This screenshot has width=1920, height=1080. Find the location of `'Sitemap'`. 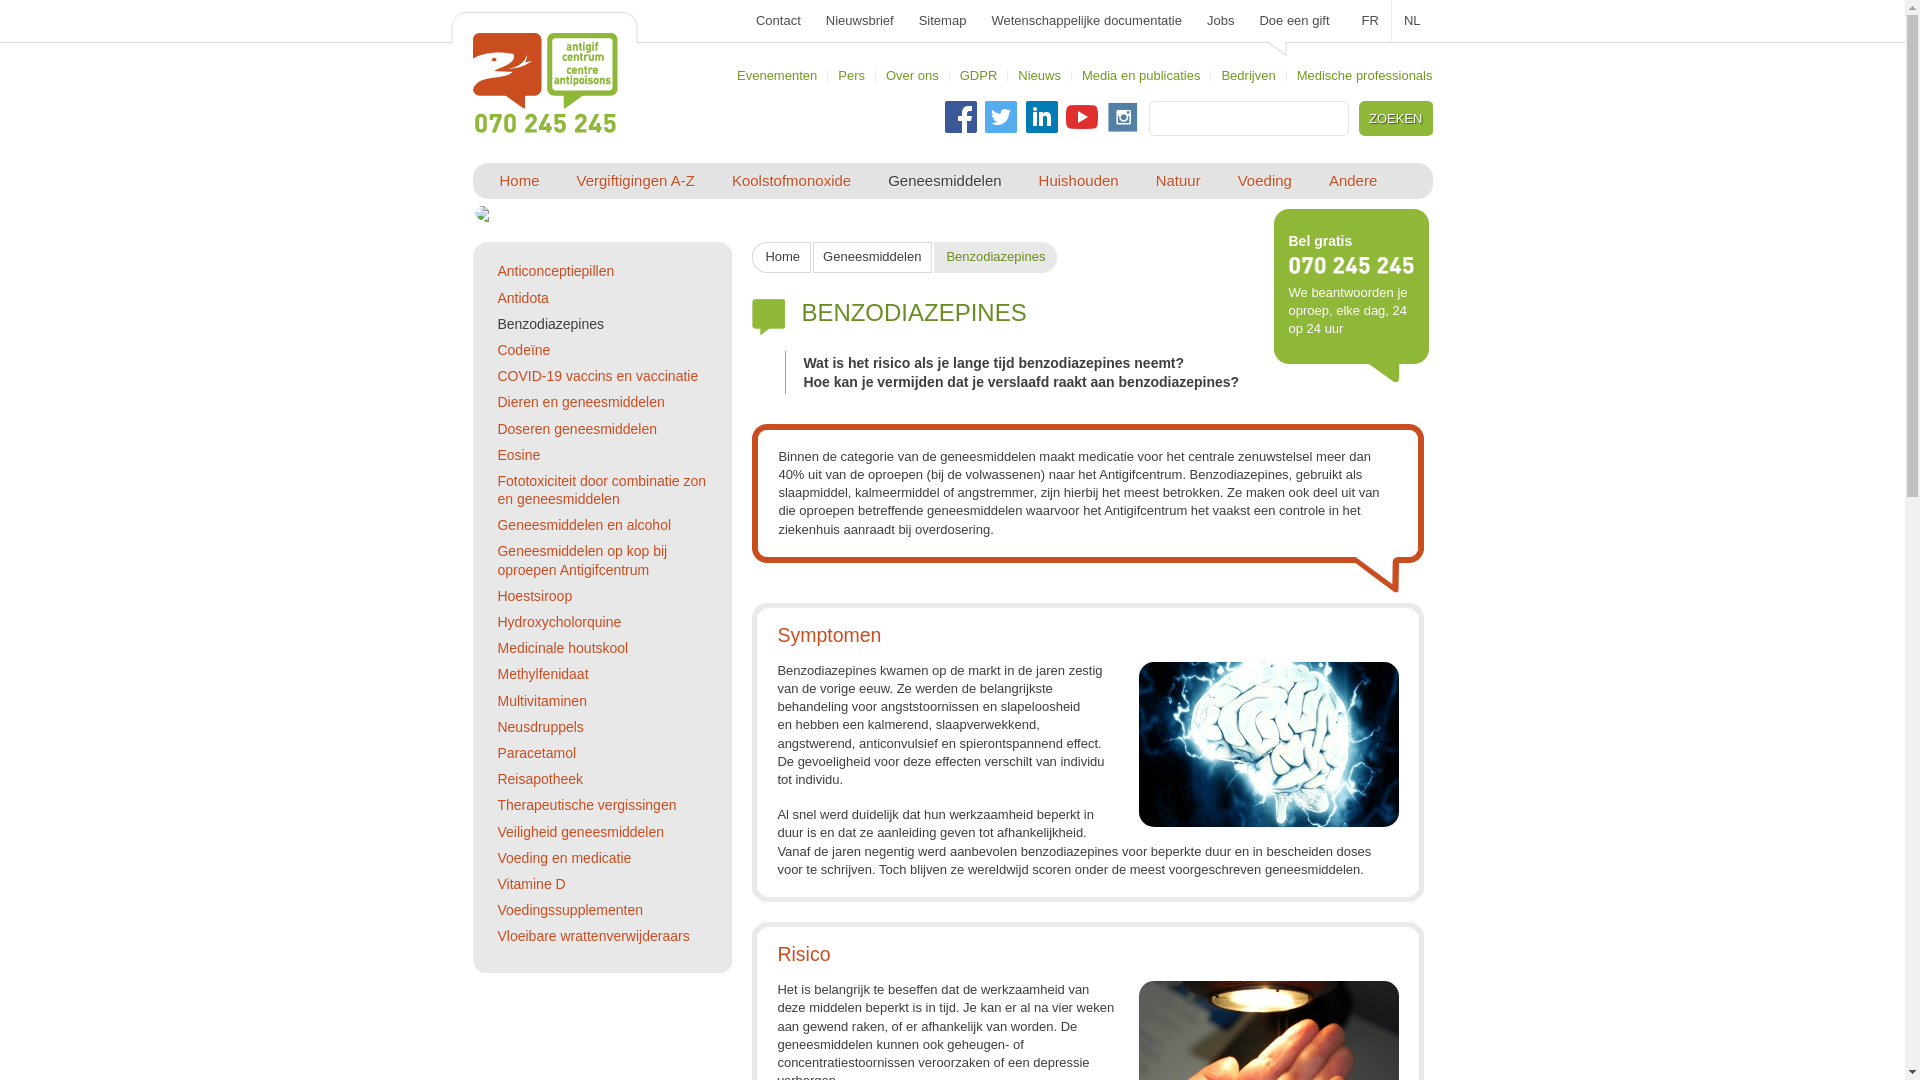

'Sitemap' is located at coordinates (941, 20).